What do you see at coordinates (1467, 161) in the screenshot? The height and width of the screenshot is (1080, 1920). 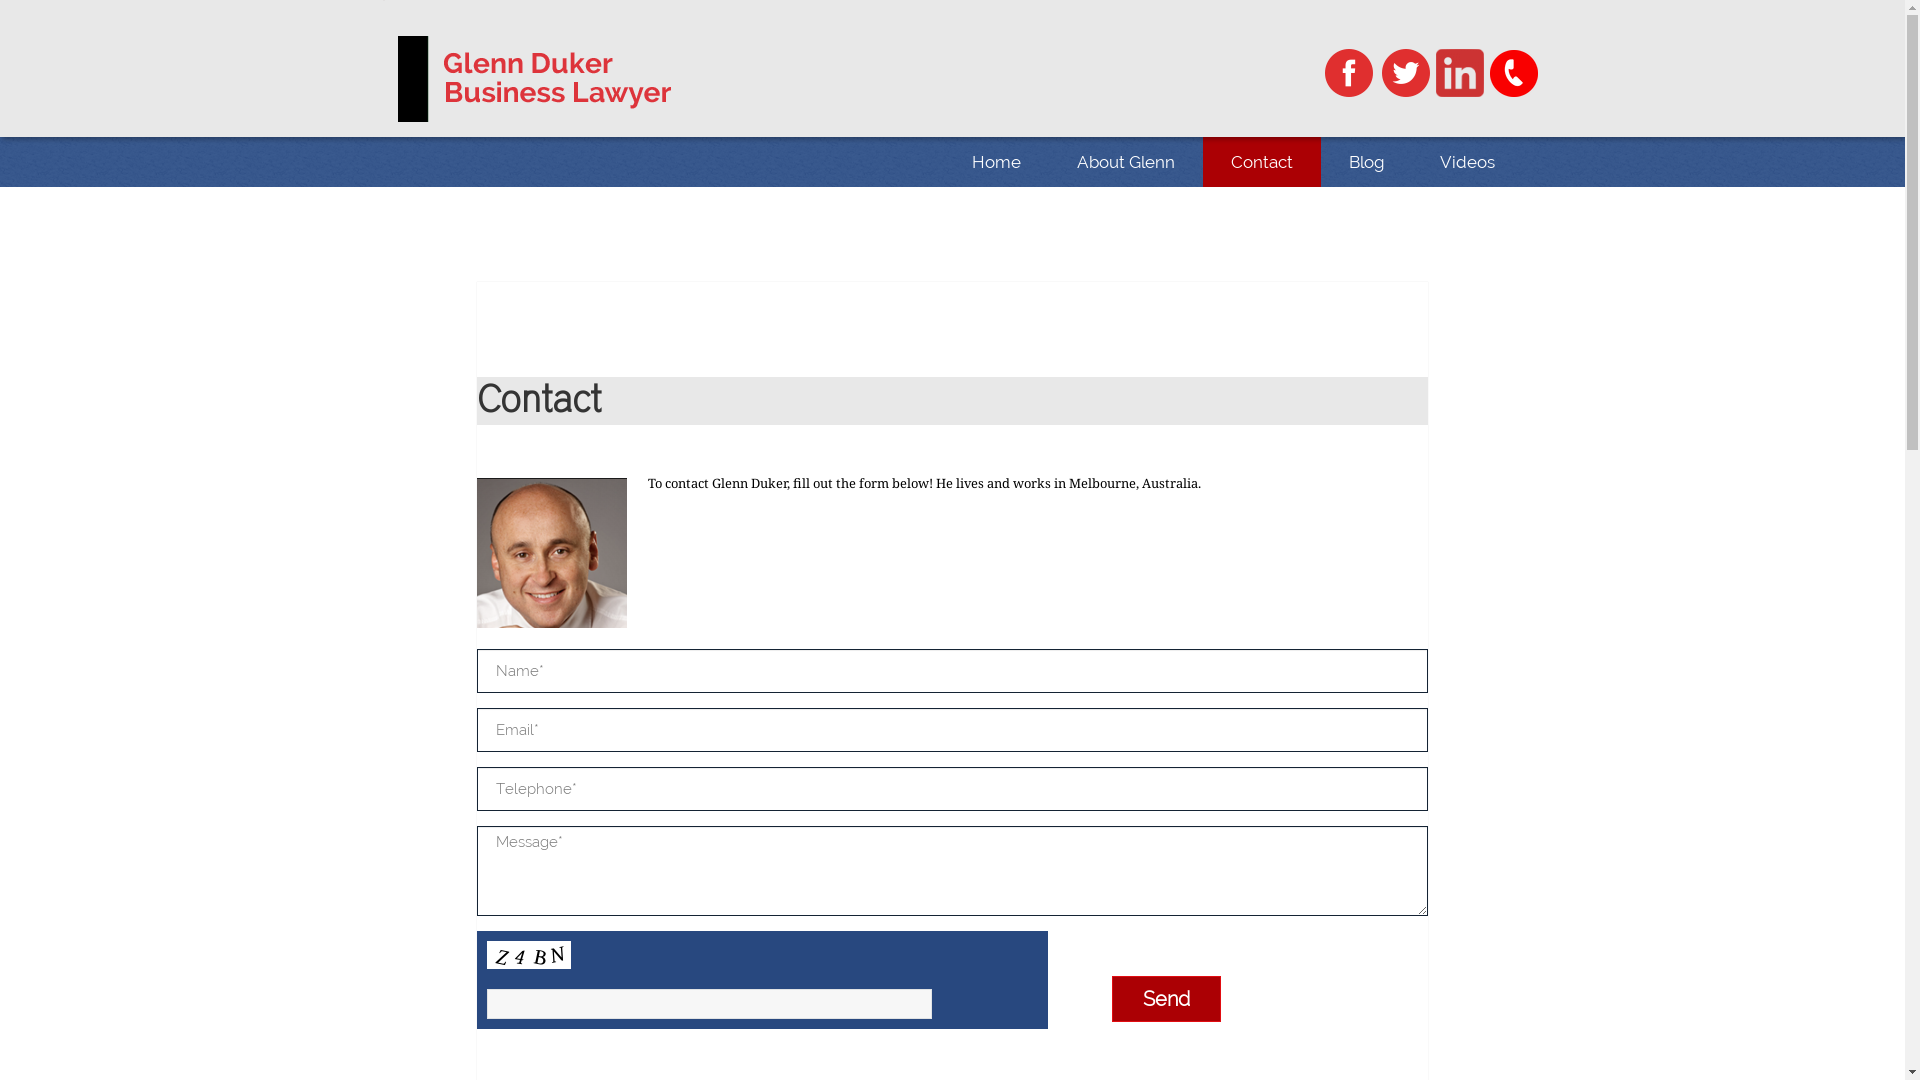 I see `'Videos'` at bounding box center [1467, 161].